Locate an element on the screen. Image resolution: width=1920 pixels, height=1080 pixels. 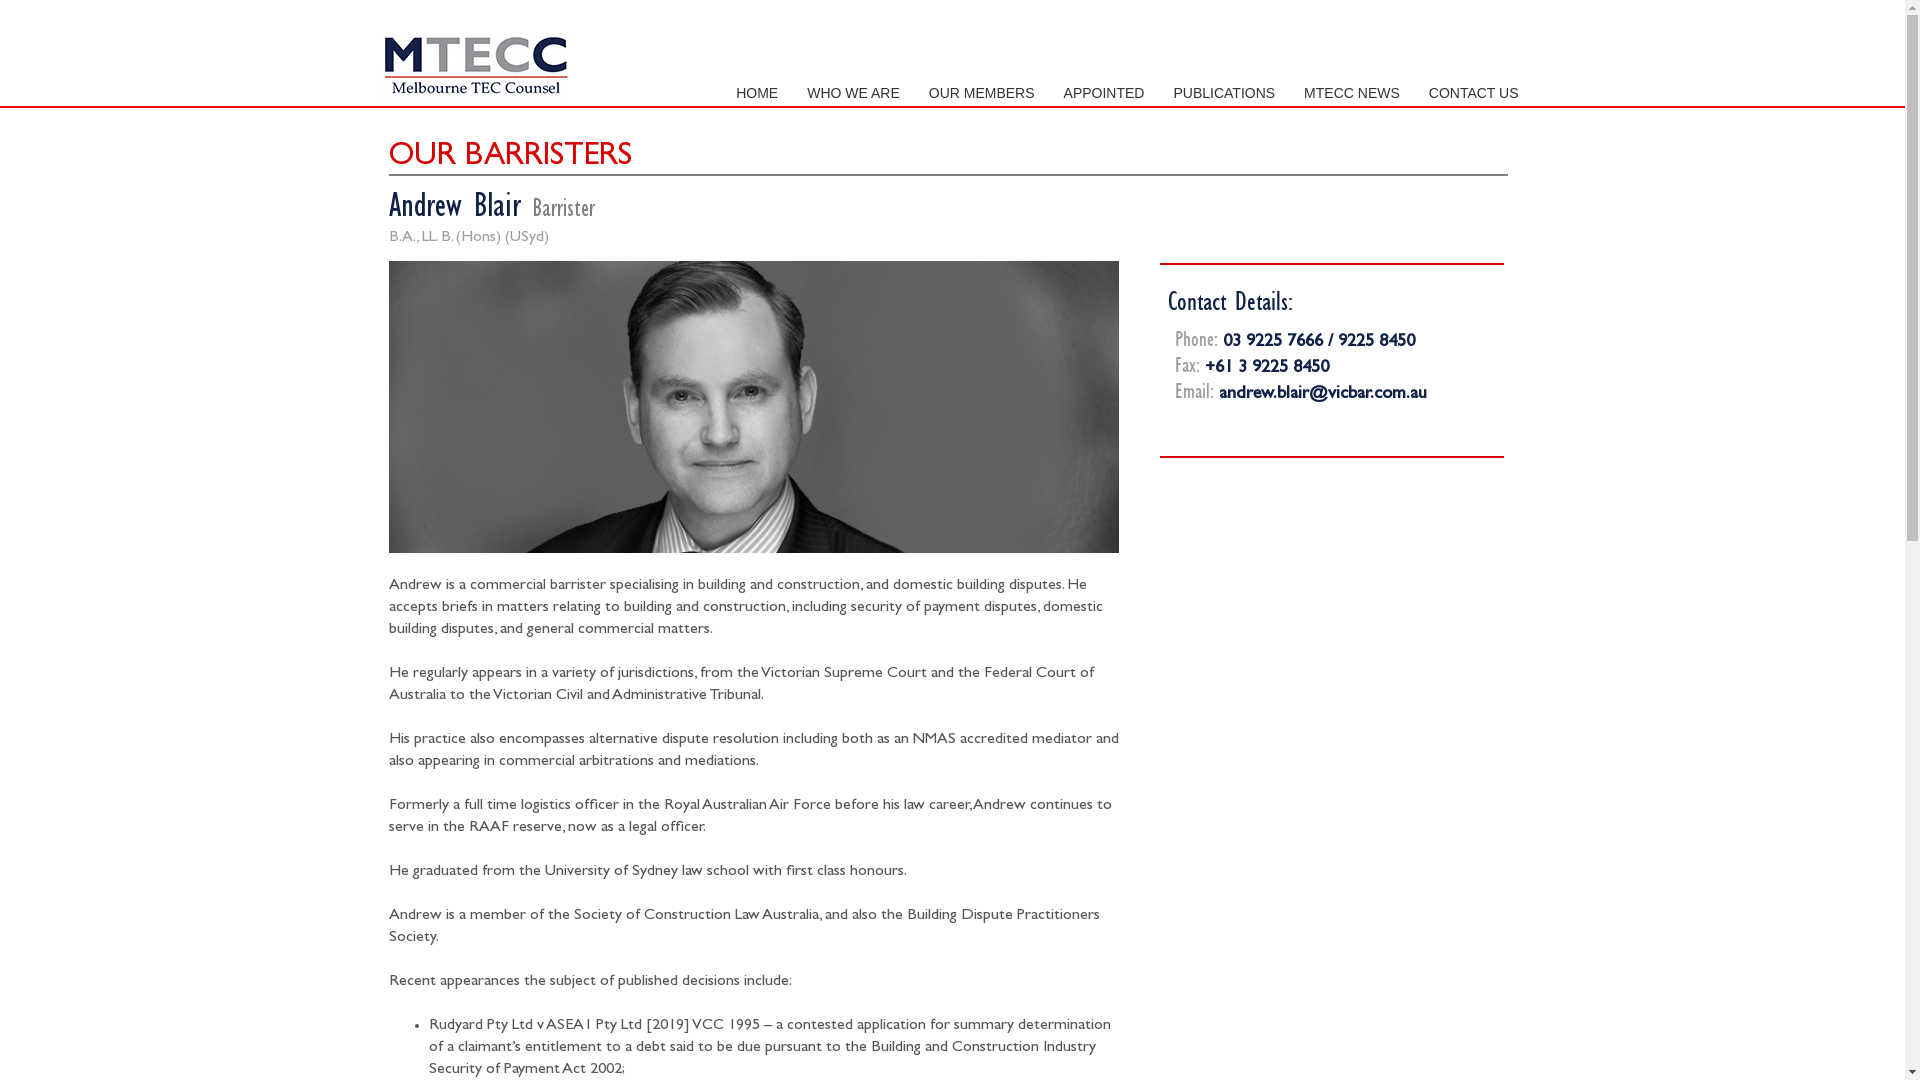
'HOME' is located at coordinates (756, 92).